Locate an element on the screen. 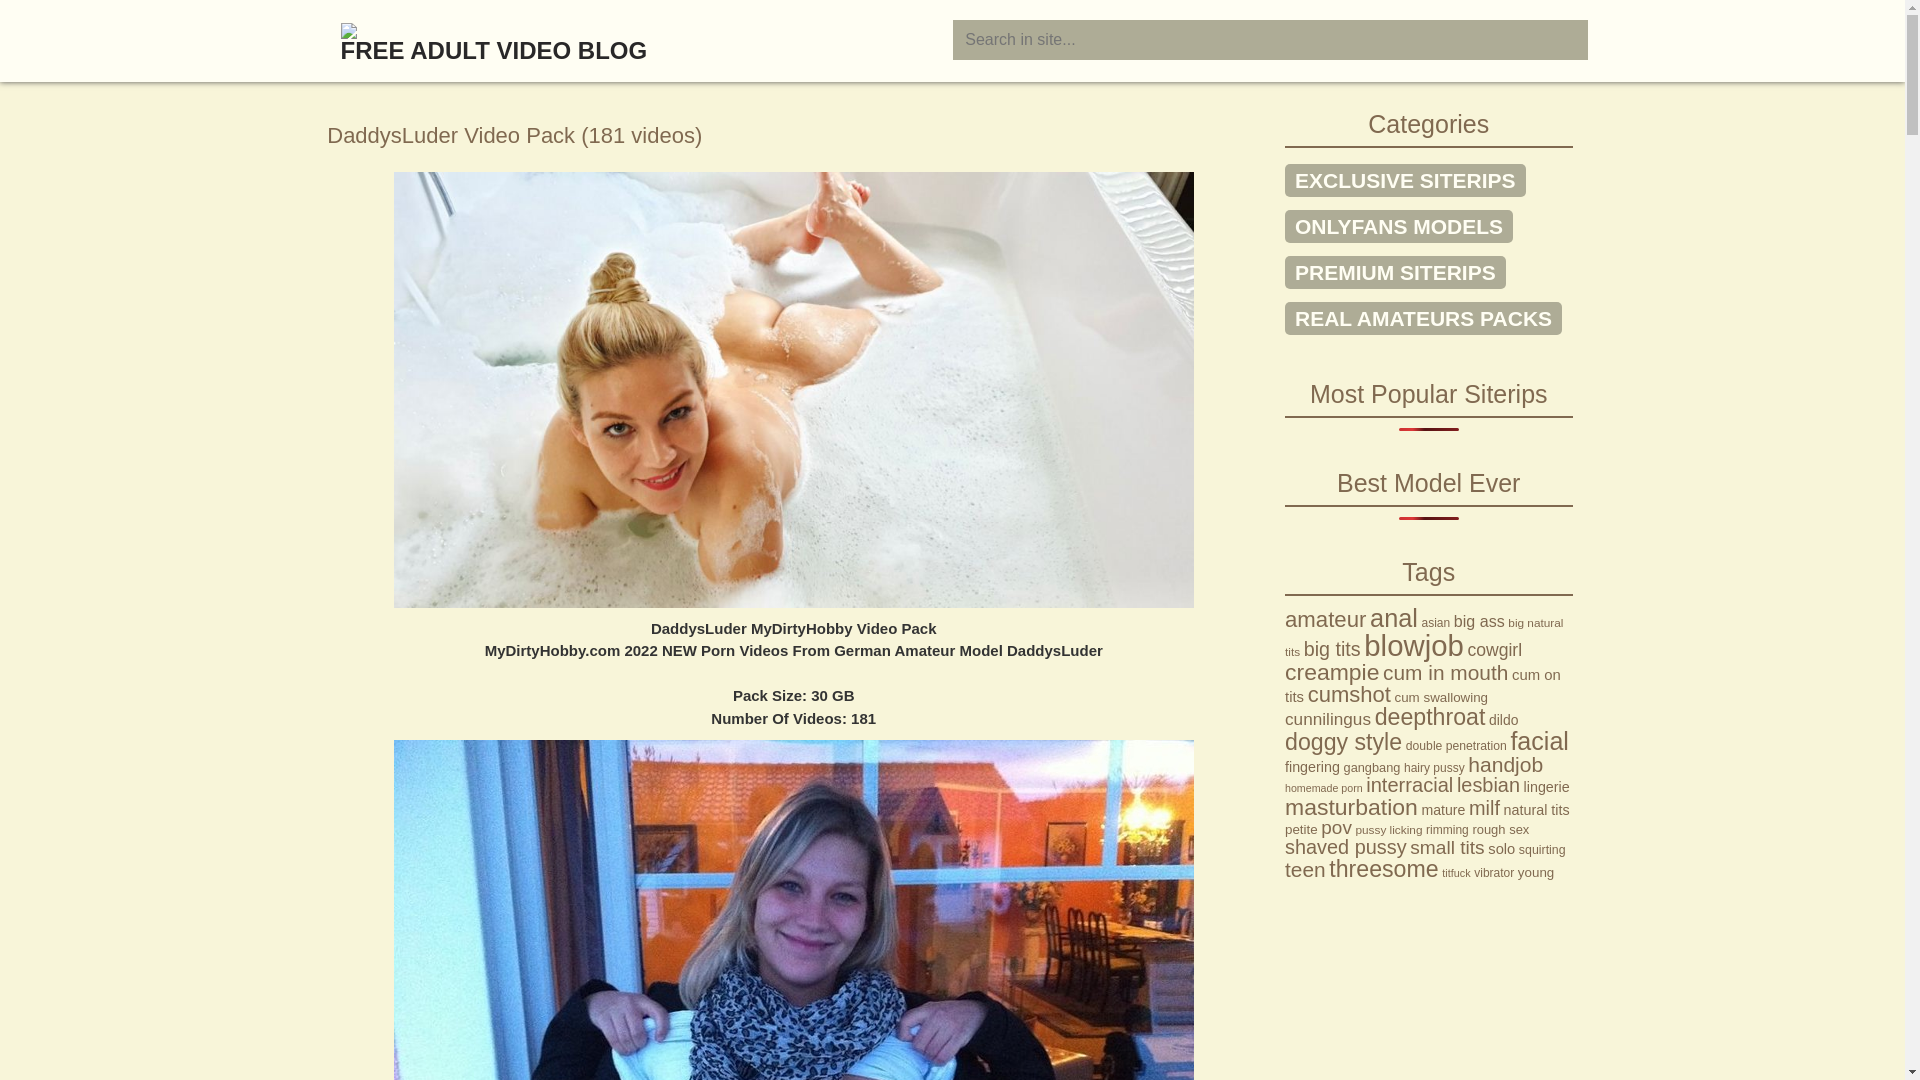 Image resolution: width=1920 pixels, height=1080 pixels. 'threesome' is located at coordinates (1382, 867).